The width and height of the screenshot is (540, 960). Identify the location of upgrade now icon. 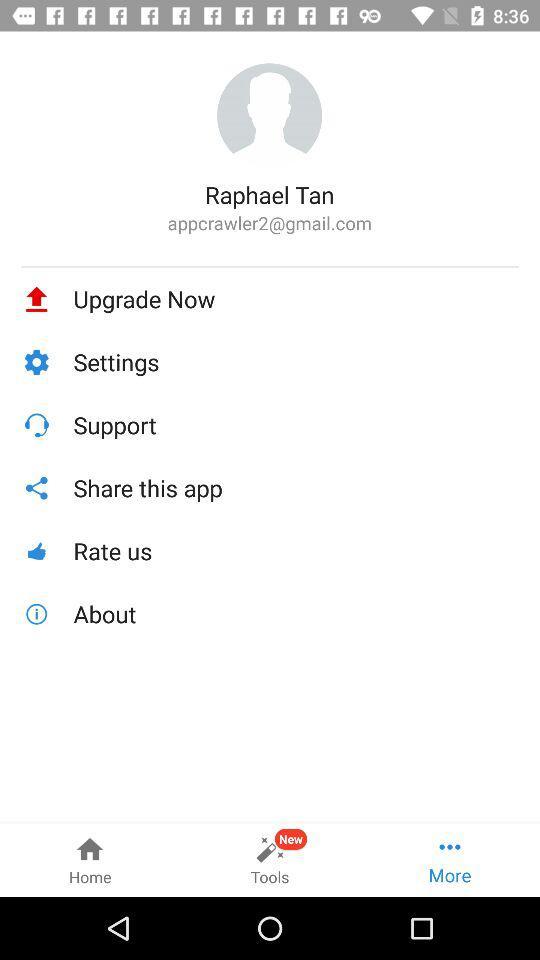
(295, 298).